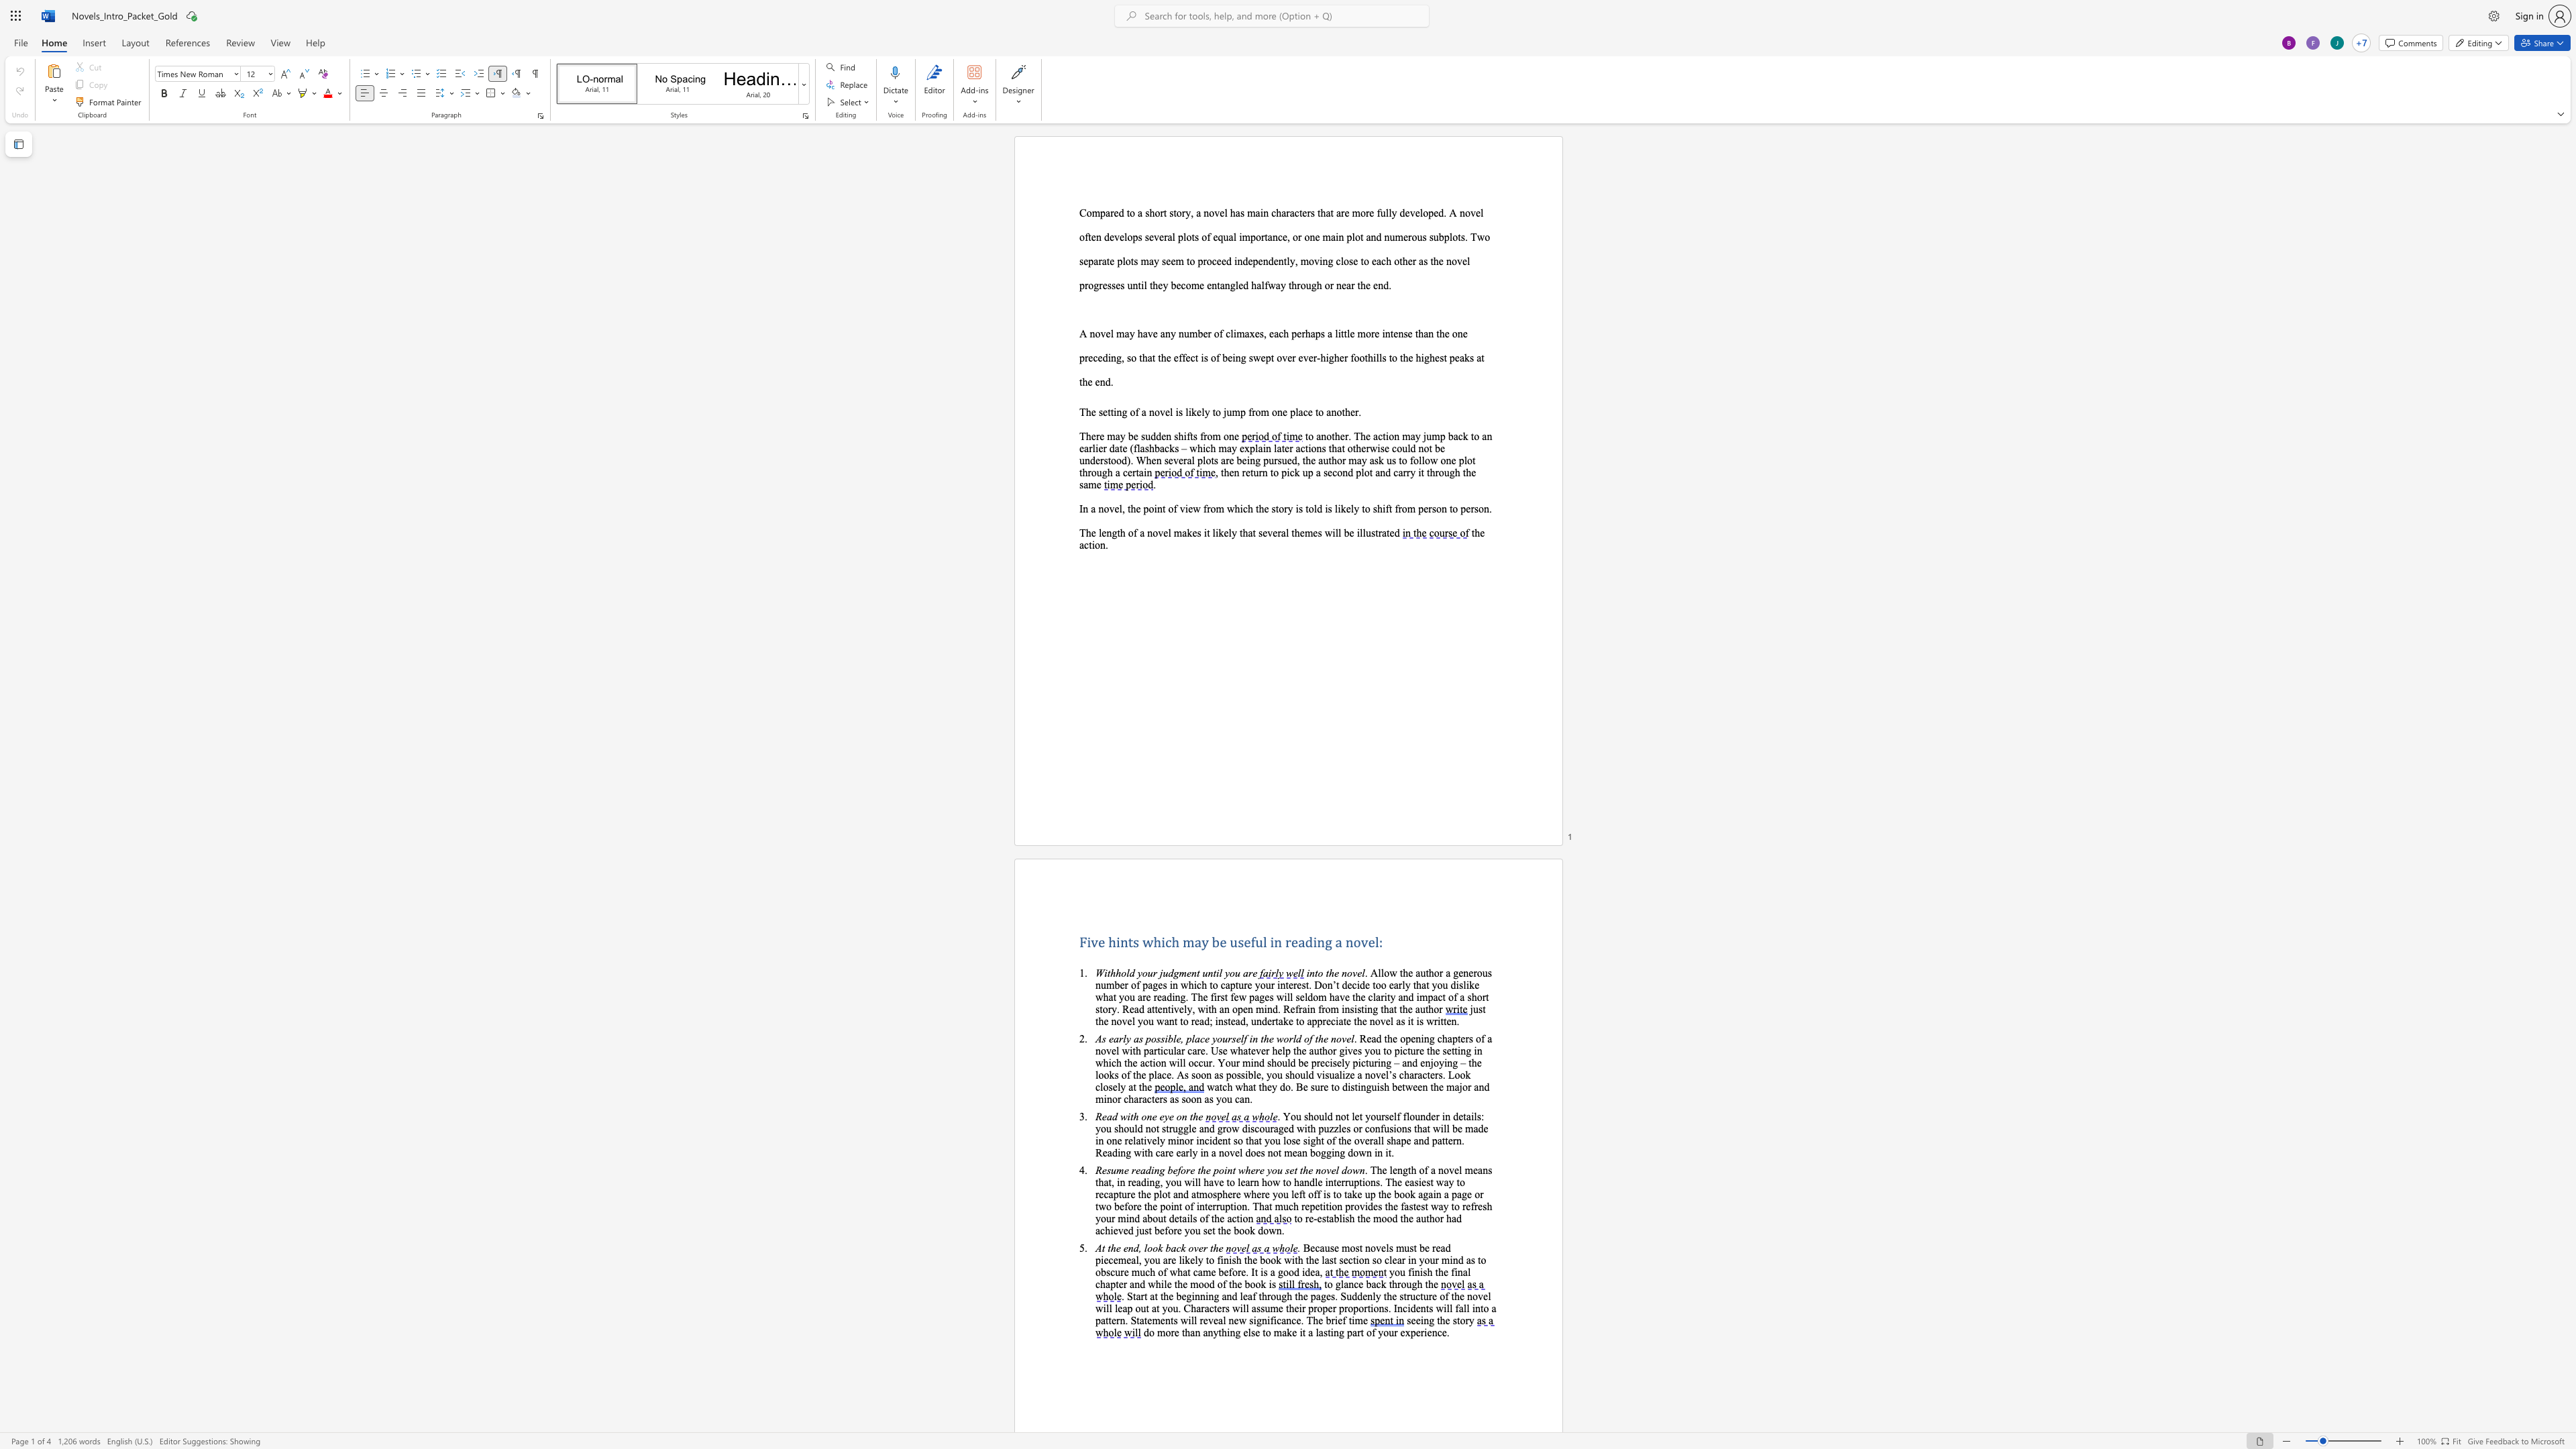  What do you see at coordinates (1106, 260) in the screenshot?
I see `the space between the continuous character "a" and "t" in the text` at bounding box center [1106, 260].